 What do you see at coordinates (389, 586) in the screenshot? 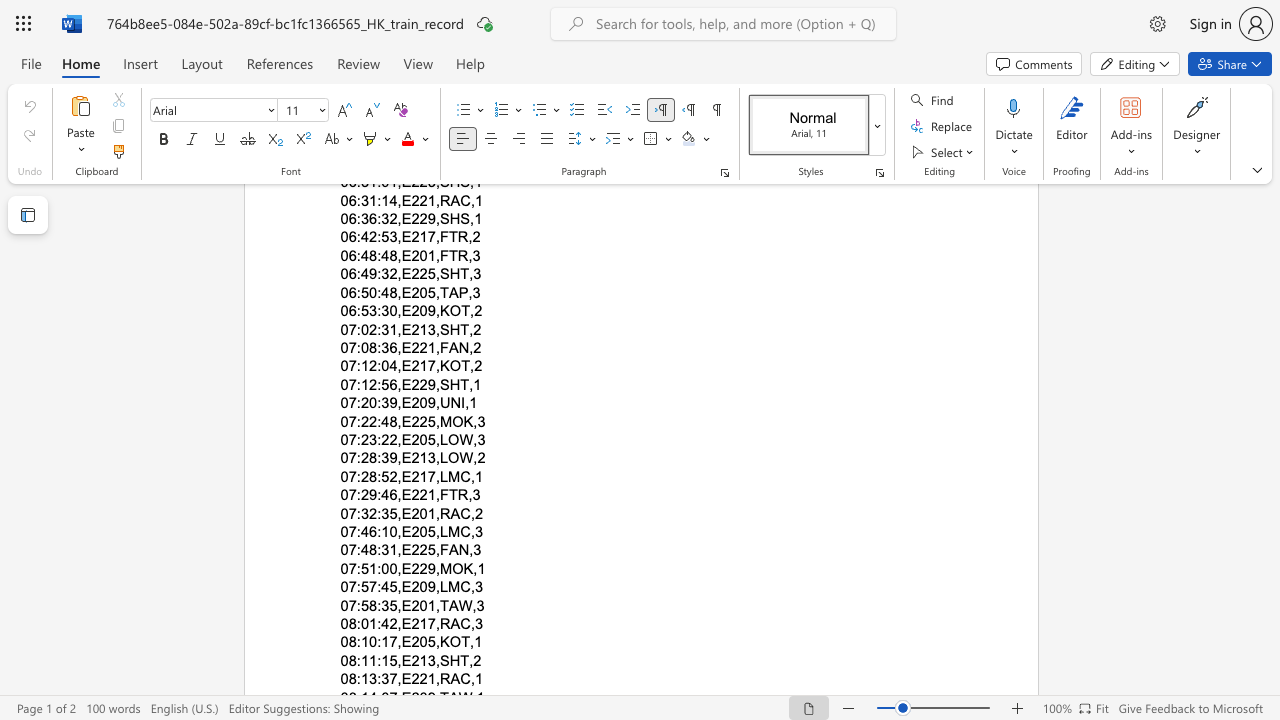
I see `the space between the continuous character "4" and "5" in the text` at bounding box center [389, 586].